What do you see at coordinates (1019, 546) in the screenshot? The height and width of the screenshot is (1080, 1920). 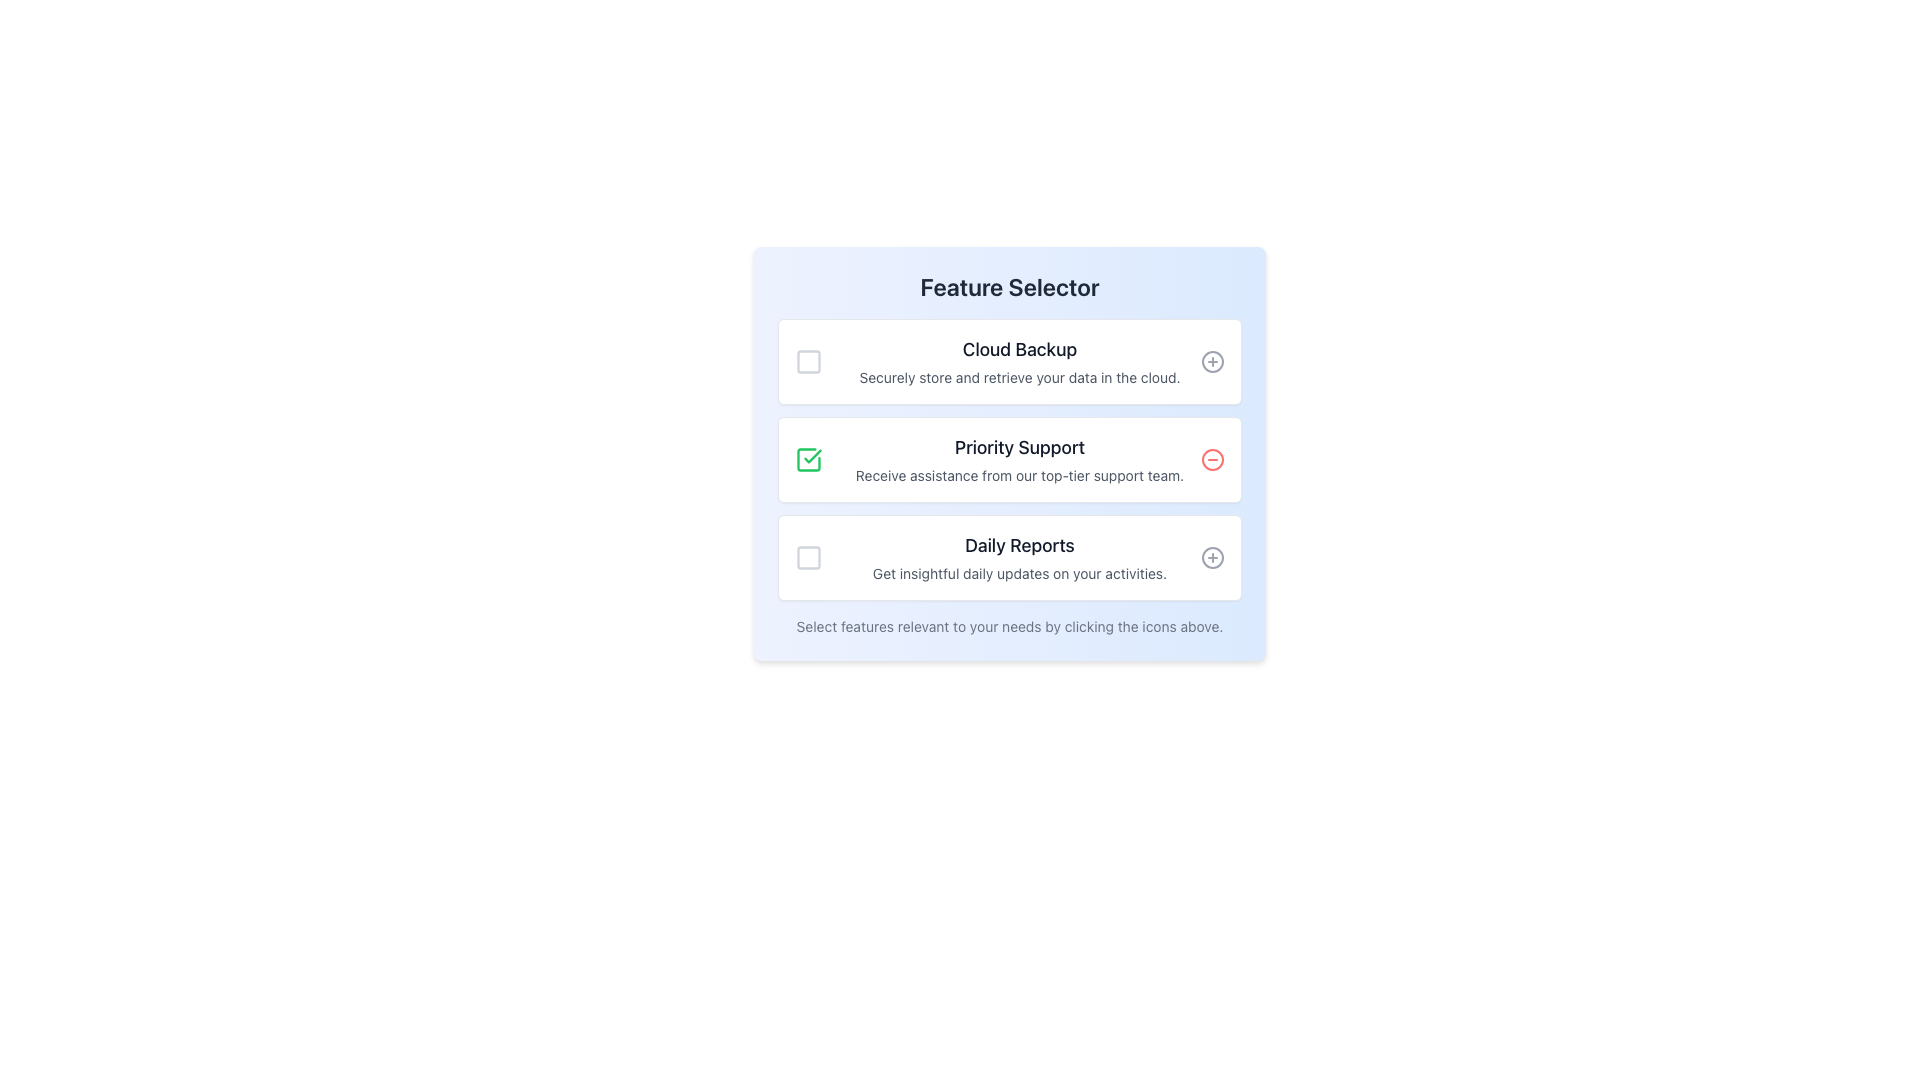 I see `the static text header located in the 'Feature Selector' interface, which is positioned in the third row to the right of a square checkbox` at bounding box center [1019, 546].